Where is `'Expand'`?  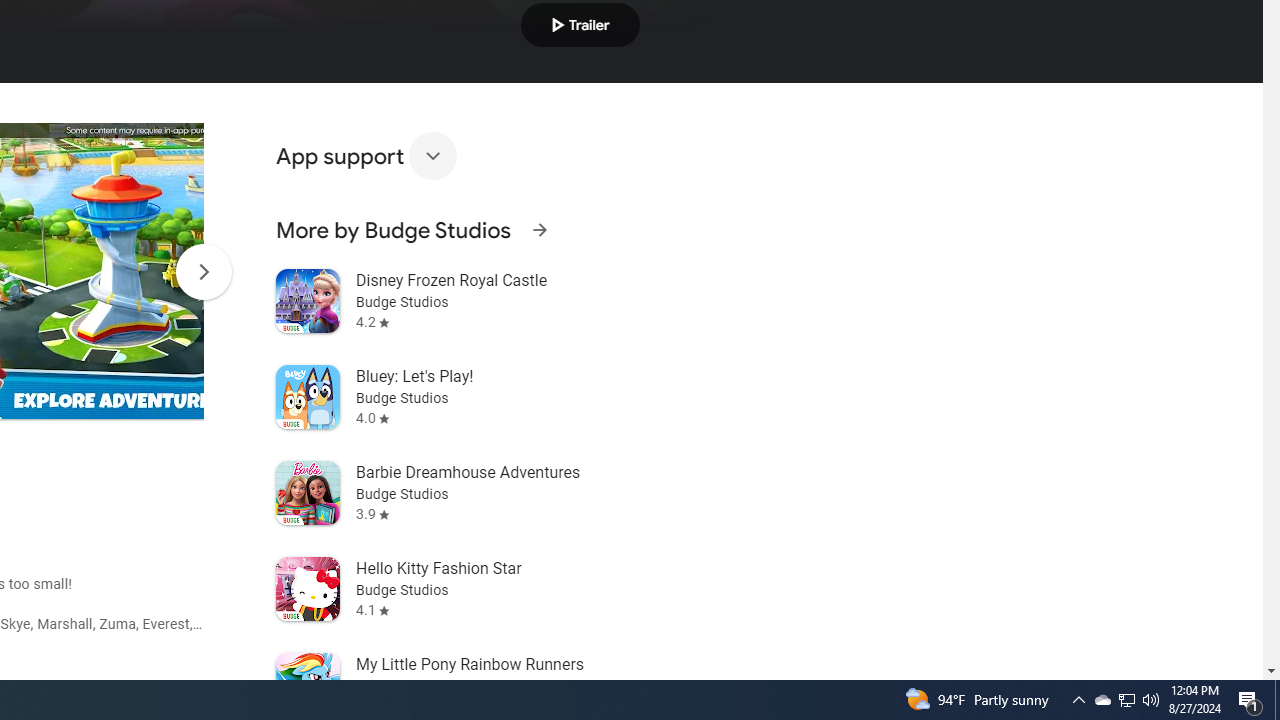 'Expand' is located at coordinates (431, 154).